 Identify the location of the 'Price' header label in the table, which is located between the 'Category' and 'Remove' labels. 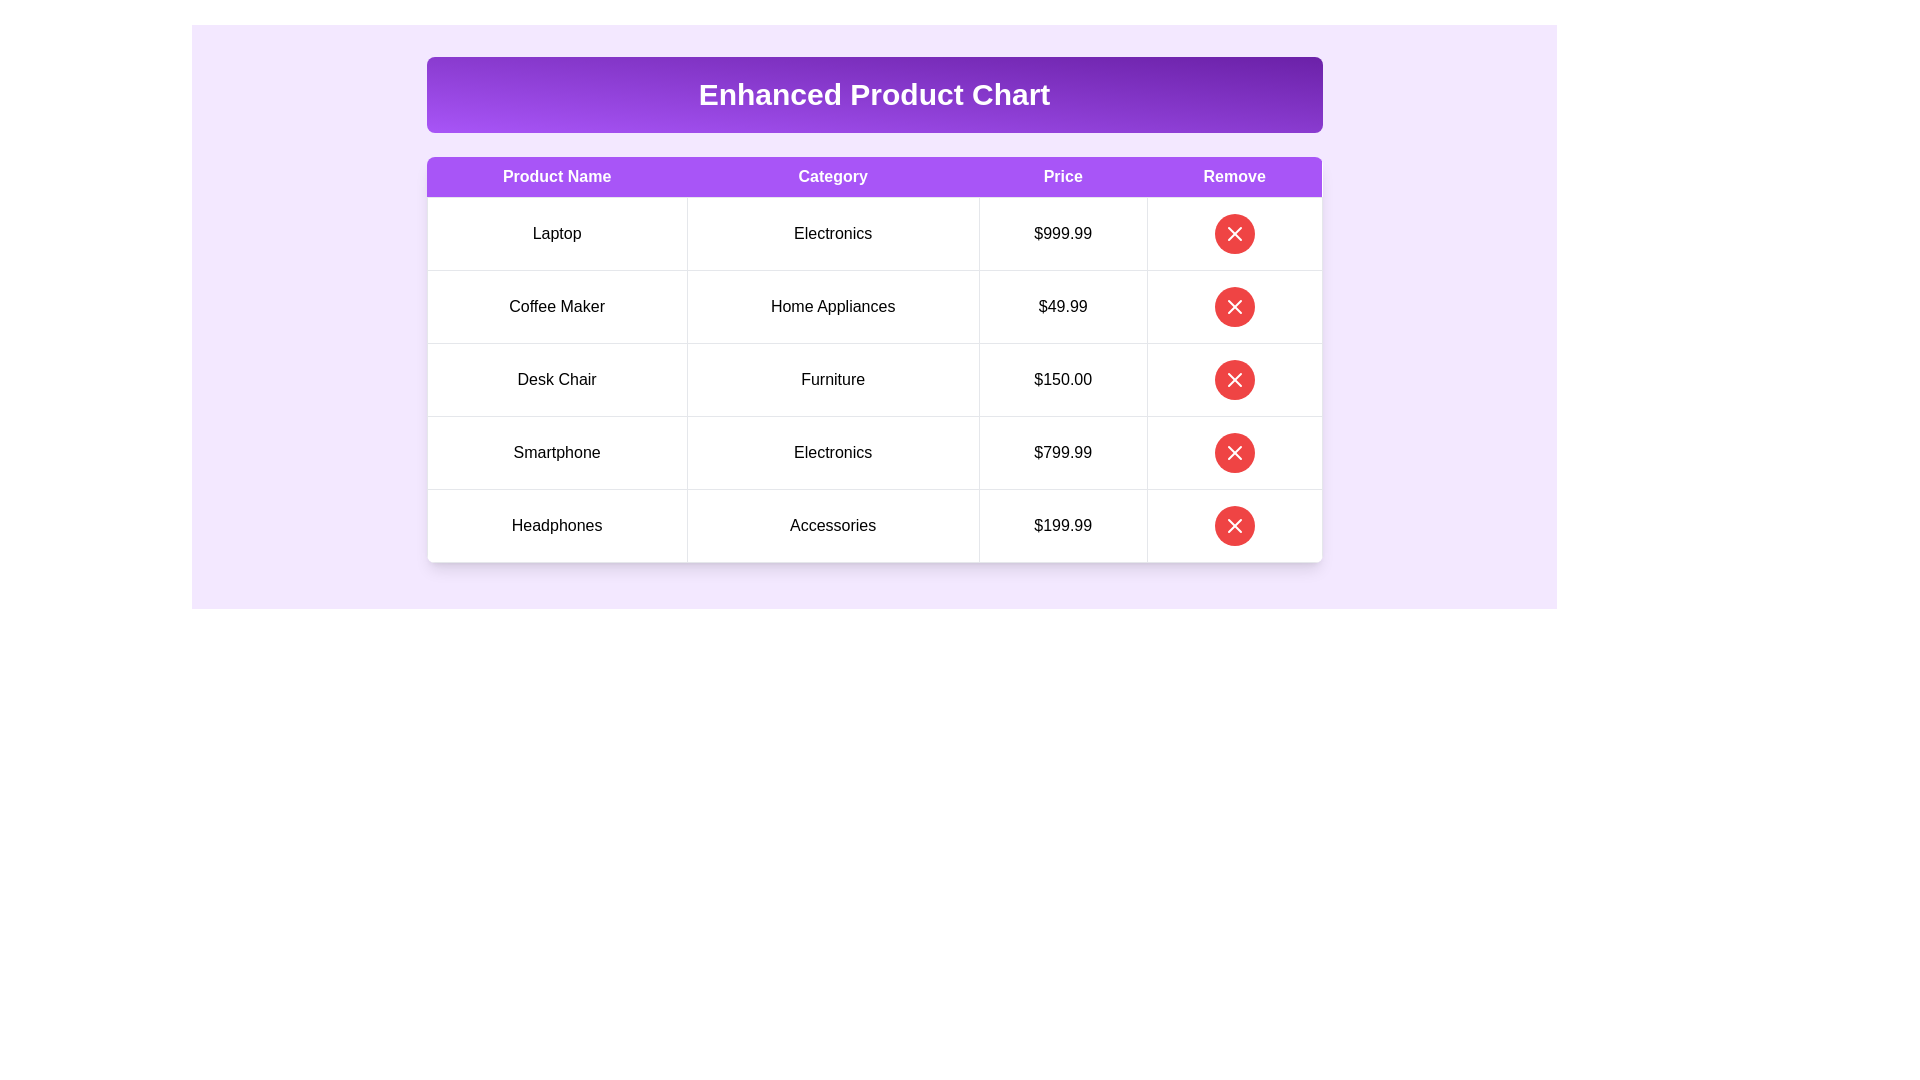
(1062, 176).